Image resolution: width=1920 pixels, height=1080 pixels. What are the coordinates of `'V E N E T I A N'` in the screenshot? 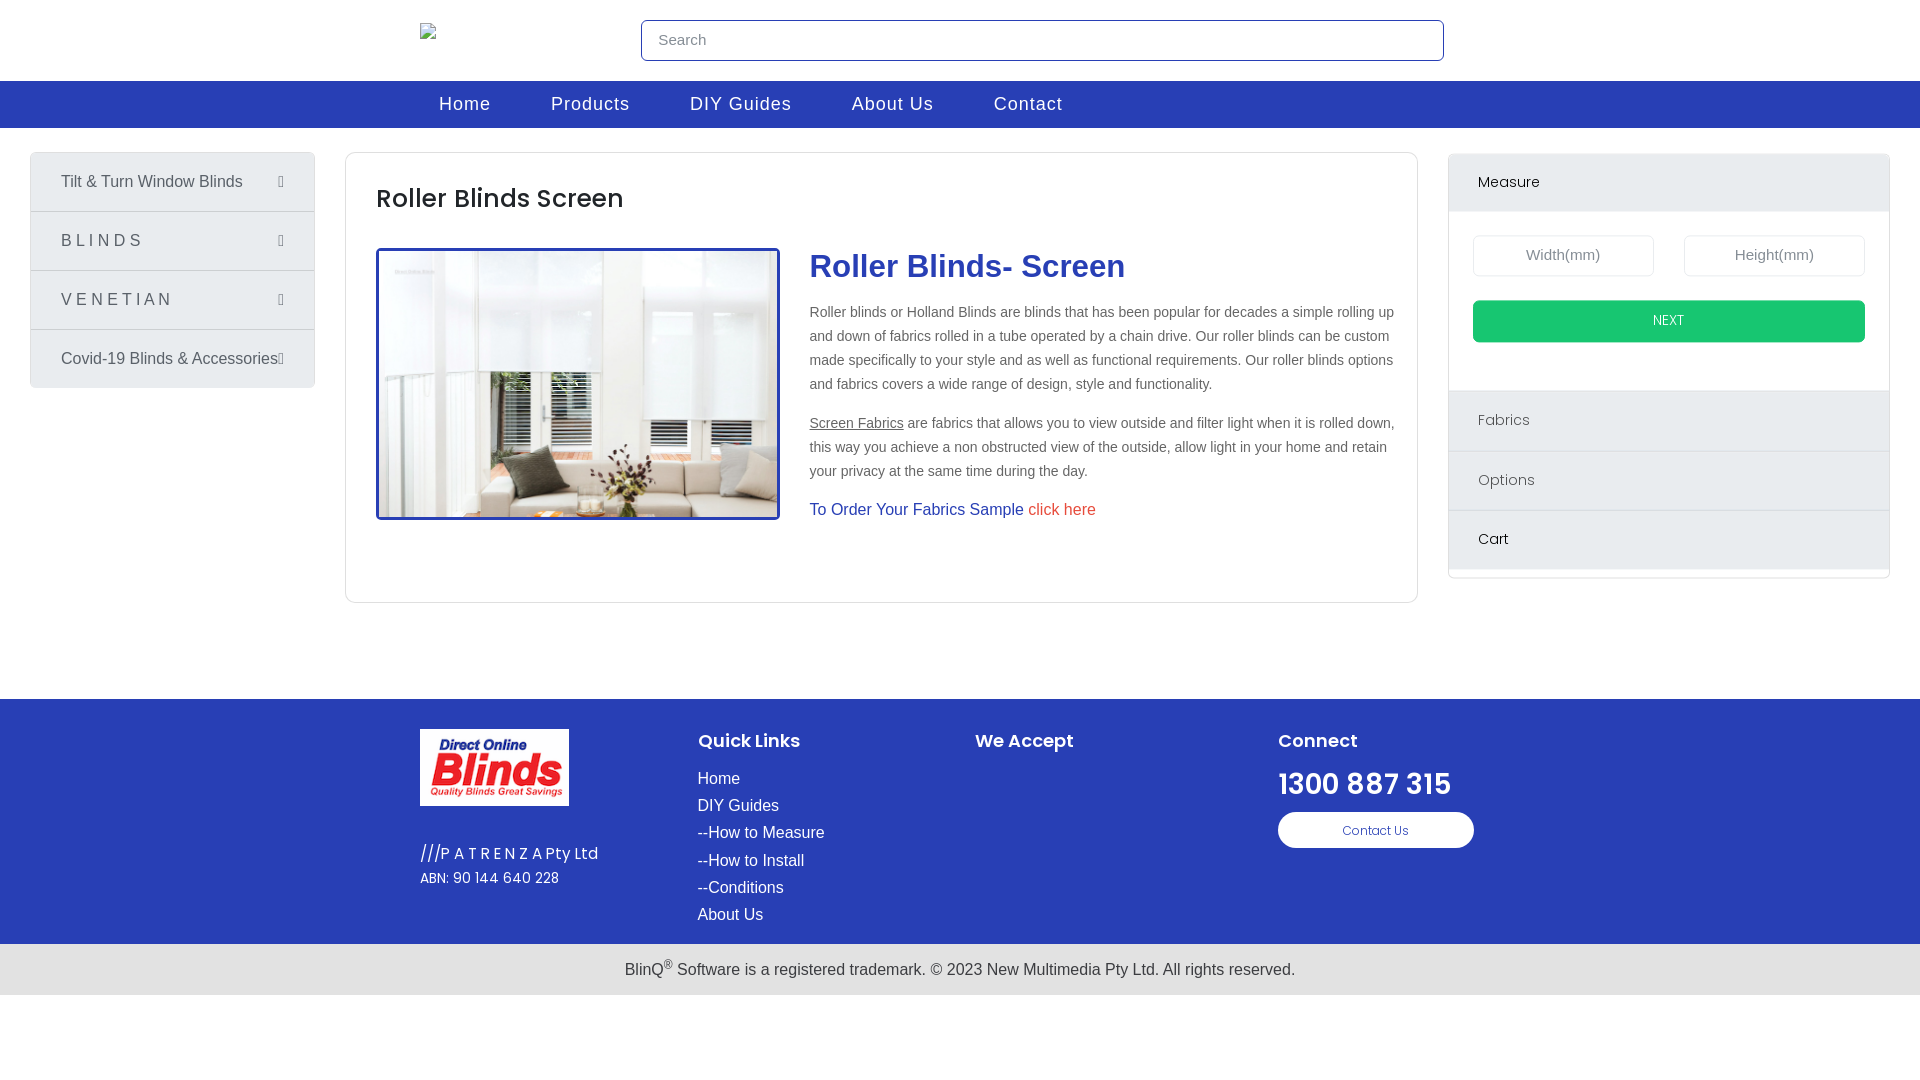 It's located at (61, 299).